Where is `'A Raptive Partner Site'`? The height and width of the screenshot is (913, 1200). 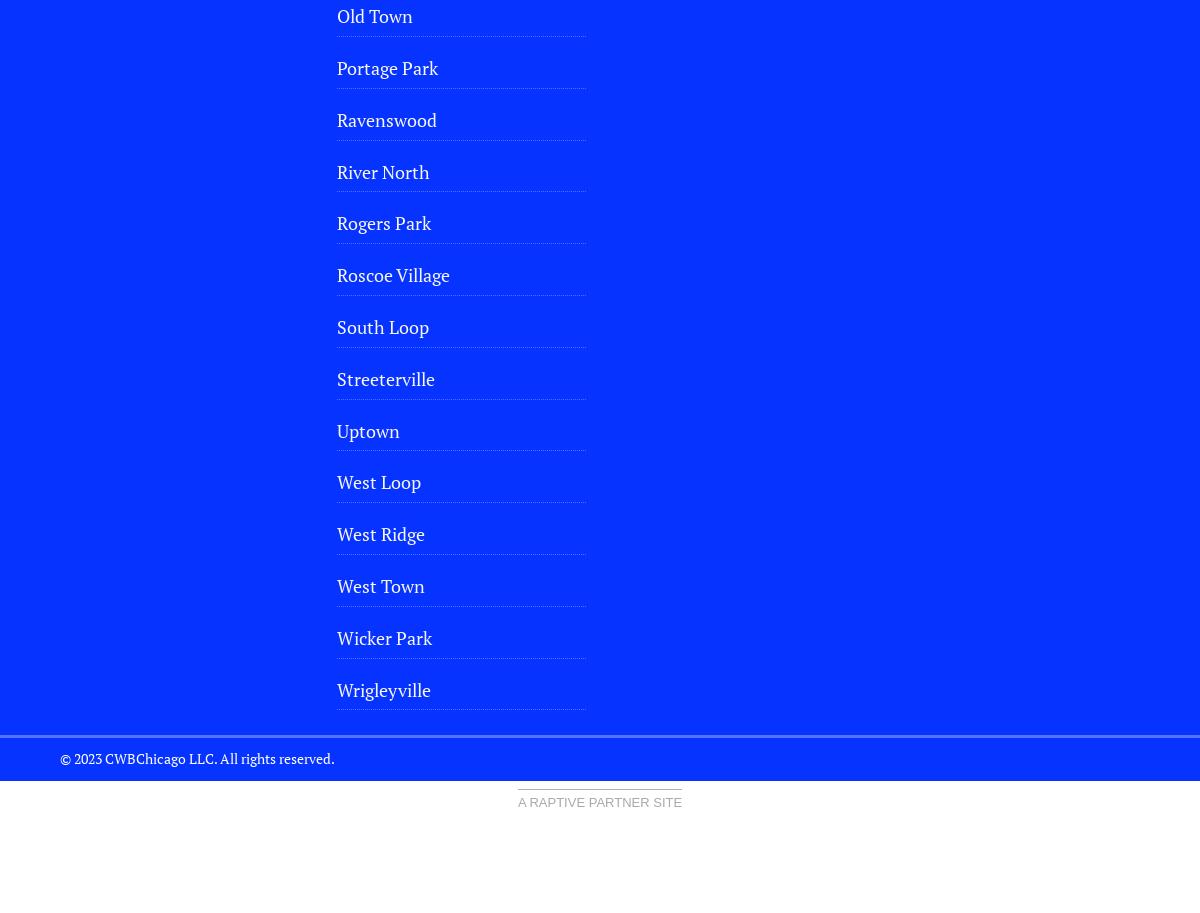 'A Raptive Partner Site' is located at coordinates (598, 800).